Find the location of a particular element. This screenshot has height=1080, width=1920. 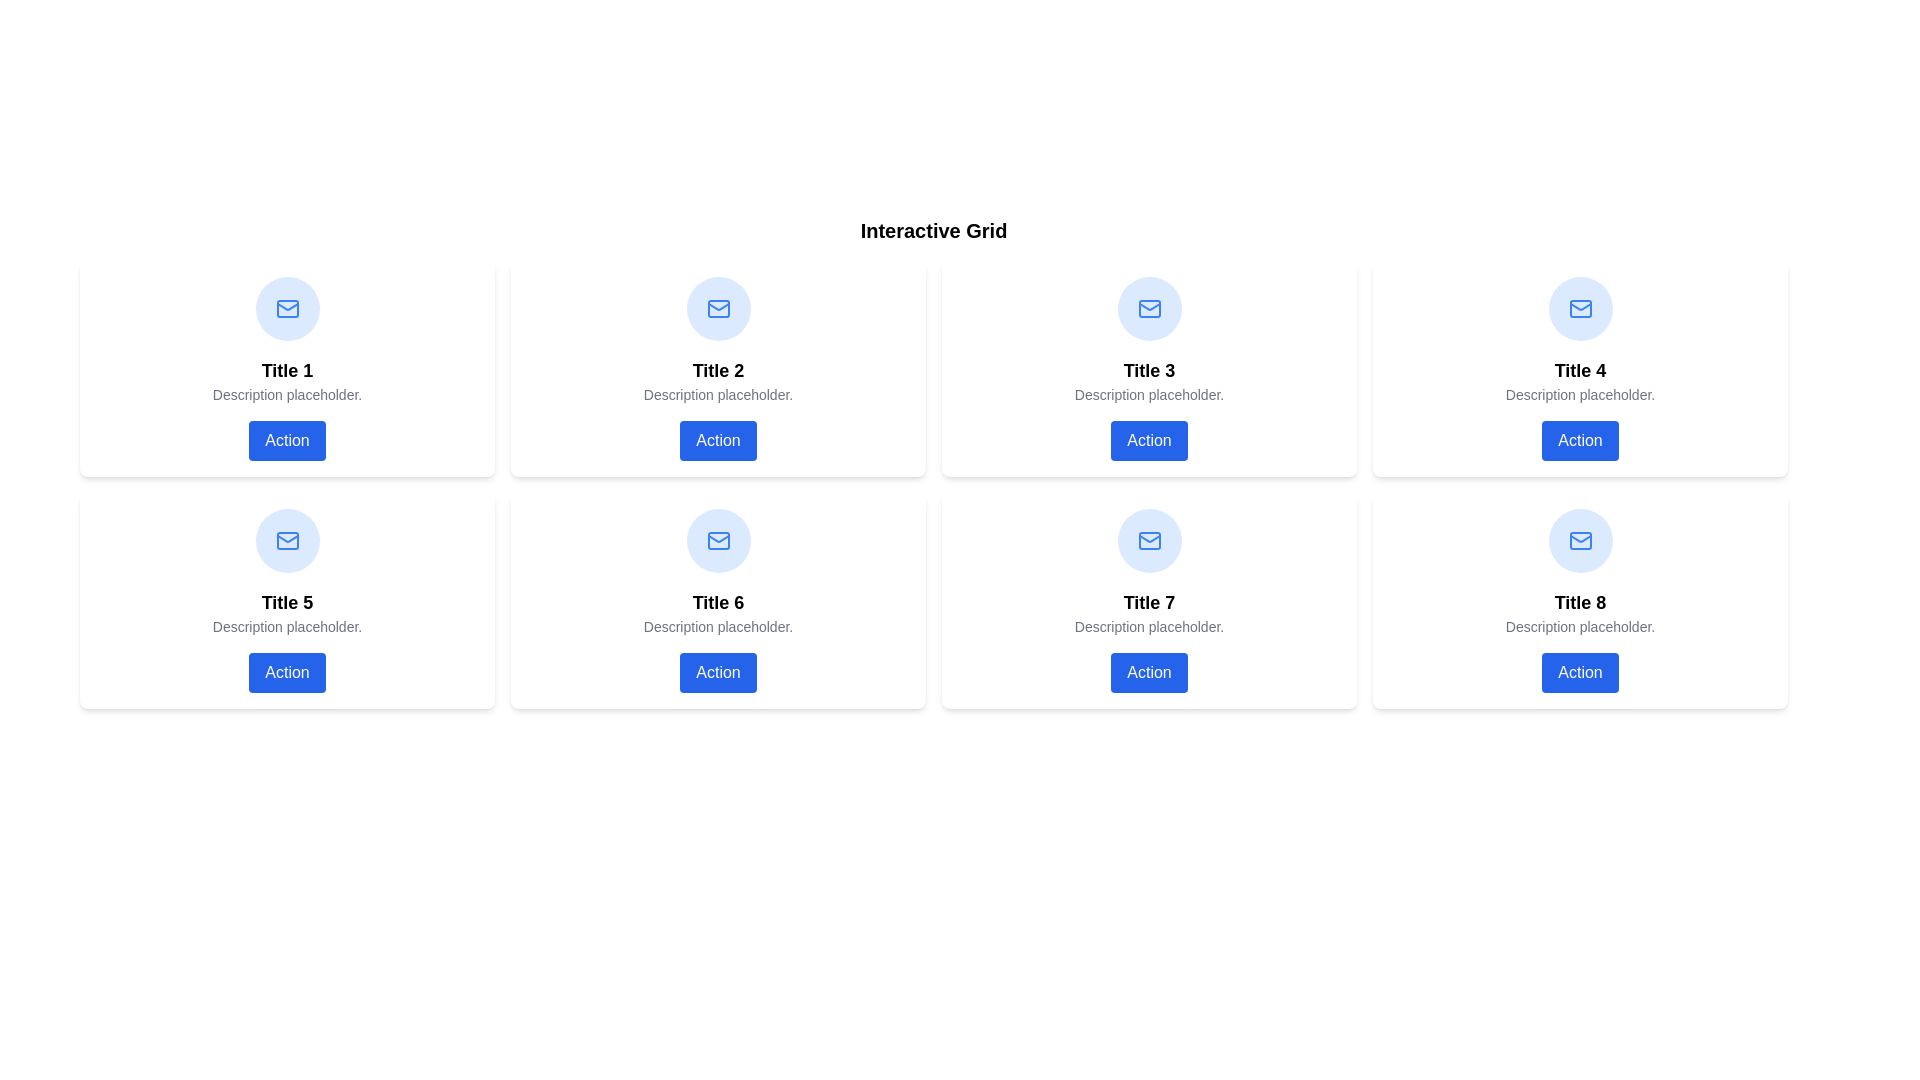

the email icon located at the top center of the card titled 'Title 4', which serves as a static visual cue for email is located at coordinates (1579, 308).